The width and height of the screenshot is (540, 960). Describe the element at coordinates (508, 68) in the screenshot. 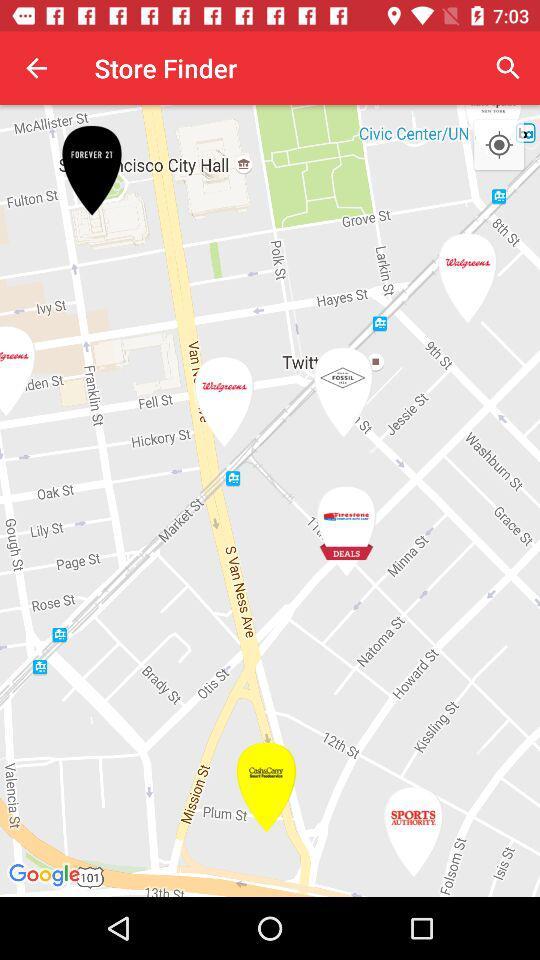

I see `the icon next to store finder app` at that location.